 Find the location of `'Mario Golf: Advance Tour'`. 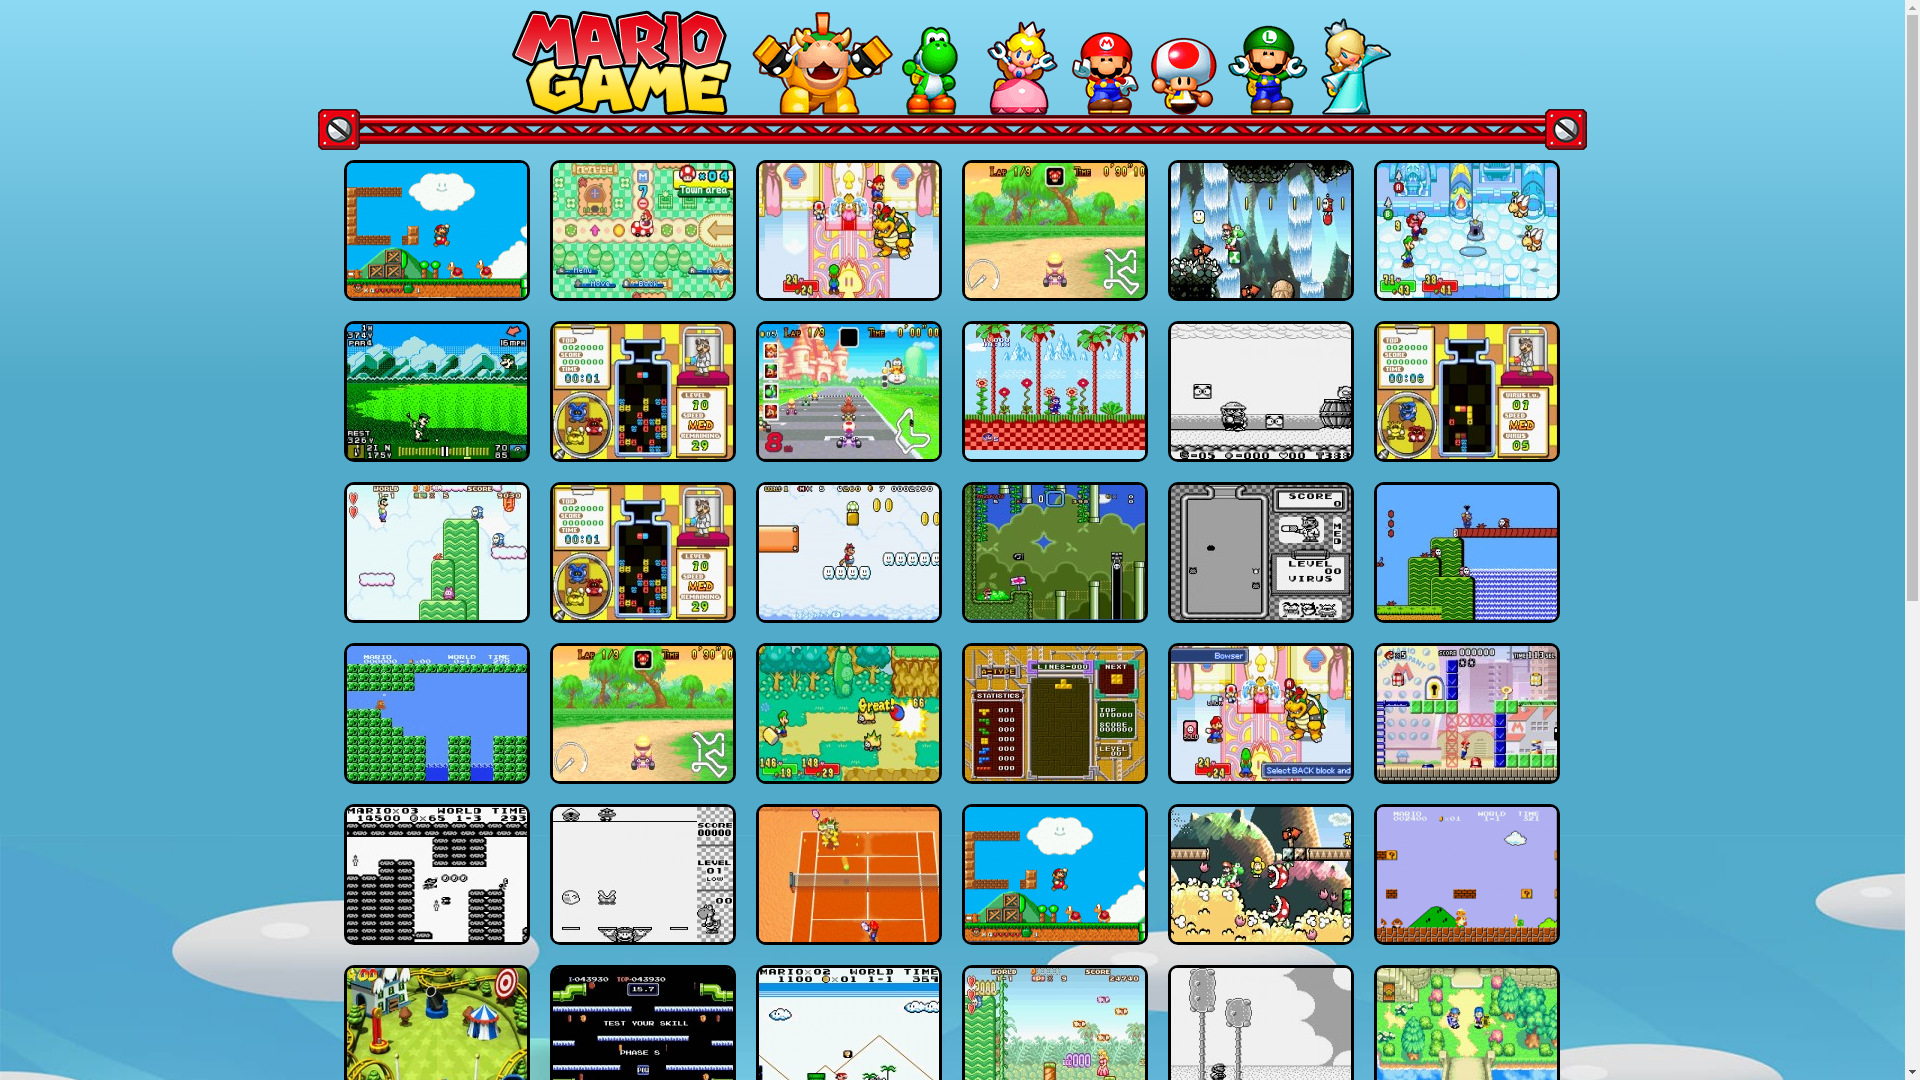

'Mario Golf: Advance Tour' is located at coordinates (1467, 1033).